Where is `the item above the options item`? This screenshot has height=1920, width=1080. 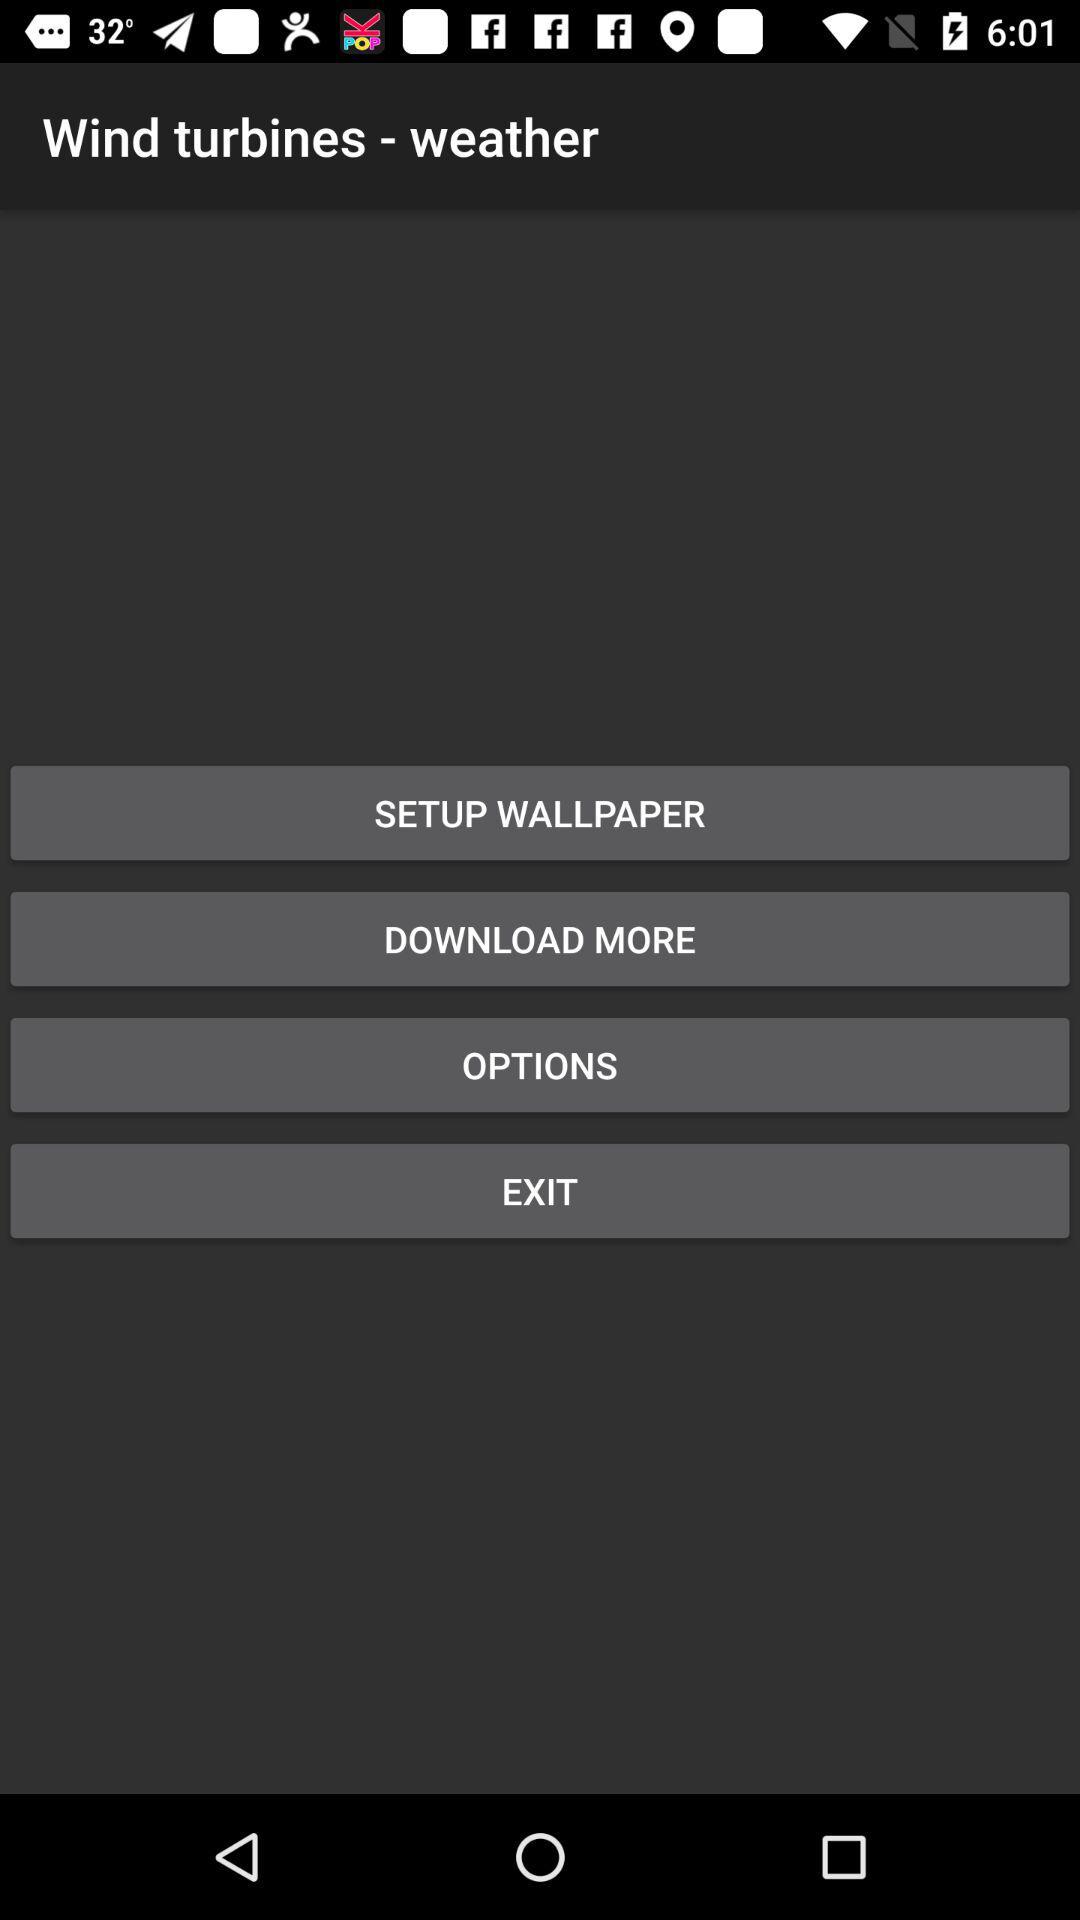
the item above the options item is located at coordinates (540, 938).